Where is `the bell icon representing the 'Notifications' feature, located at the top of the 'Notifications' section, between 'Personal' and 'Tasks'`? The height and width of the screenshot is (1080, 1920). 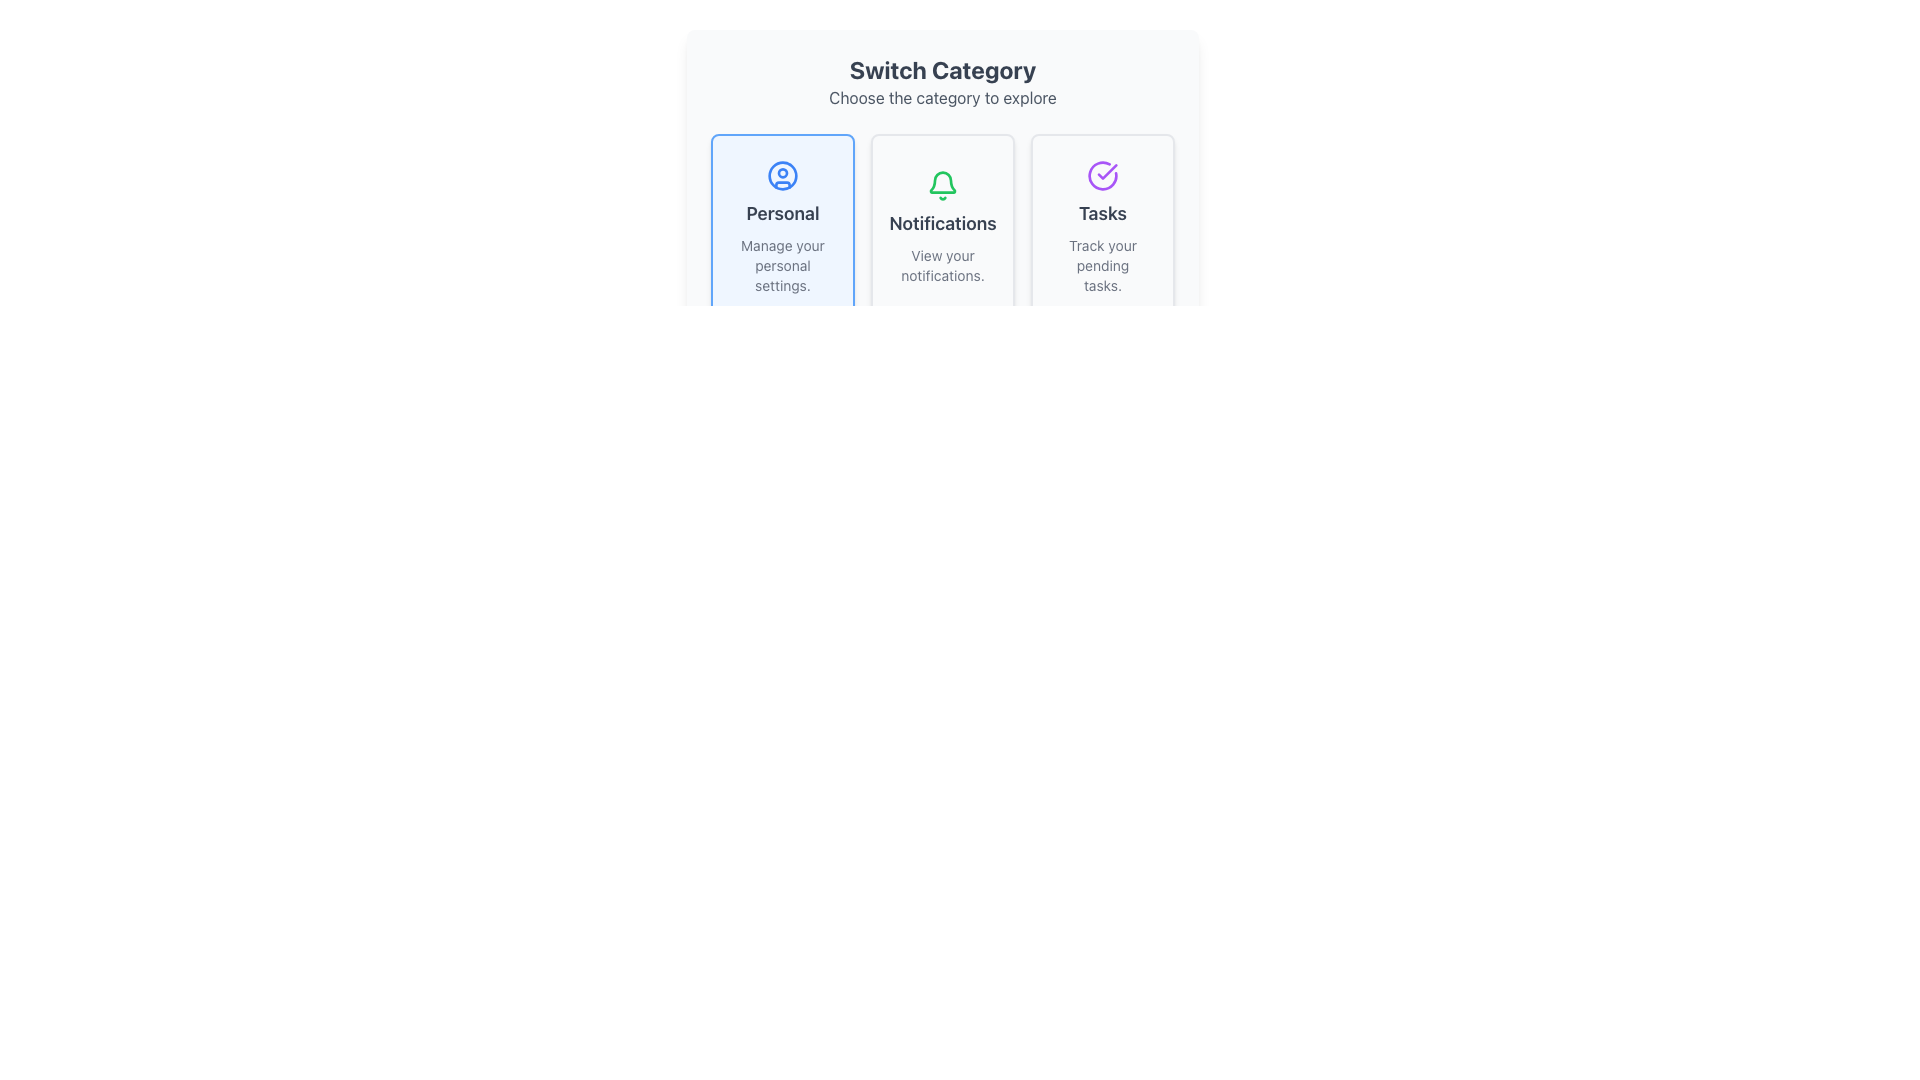 the bell icon representing the 'Notifications' feature, located at the top of the 'Notifications' section, between 'Personal' and 'Tasks' is located at coordinates (941, 185).